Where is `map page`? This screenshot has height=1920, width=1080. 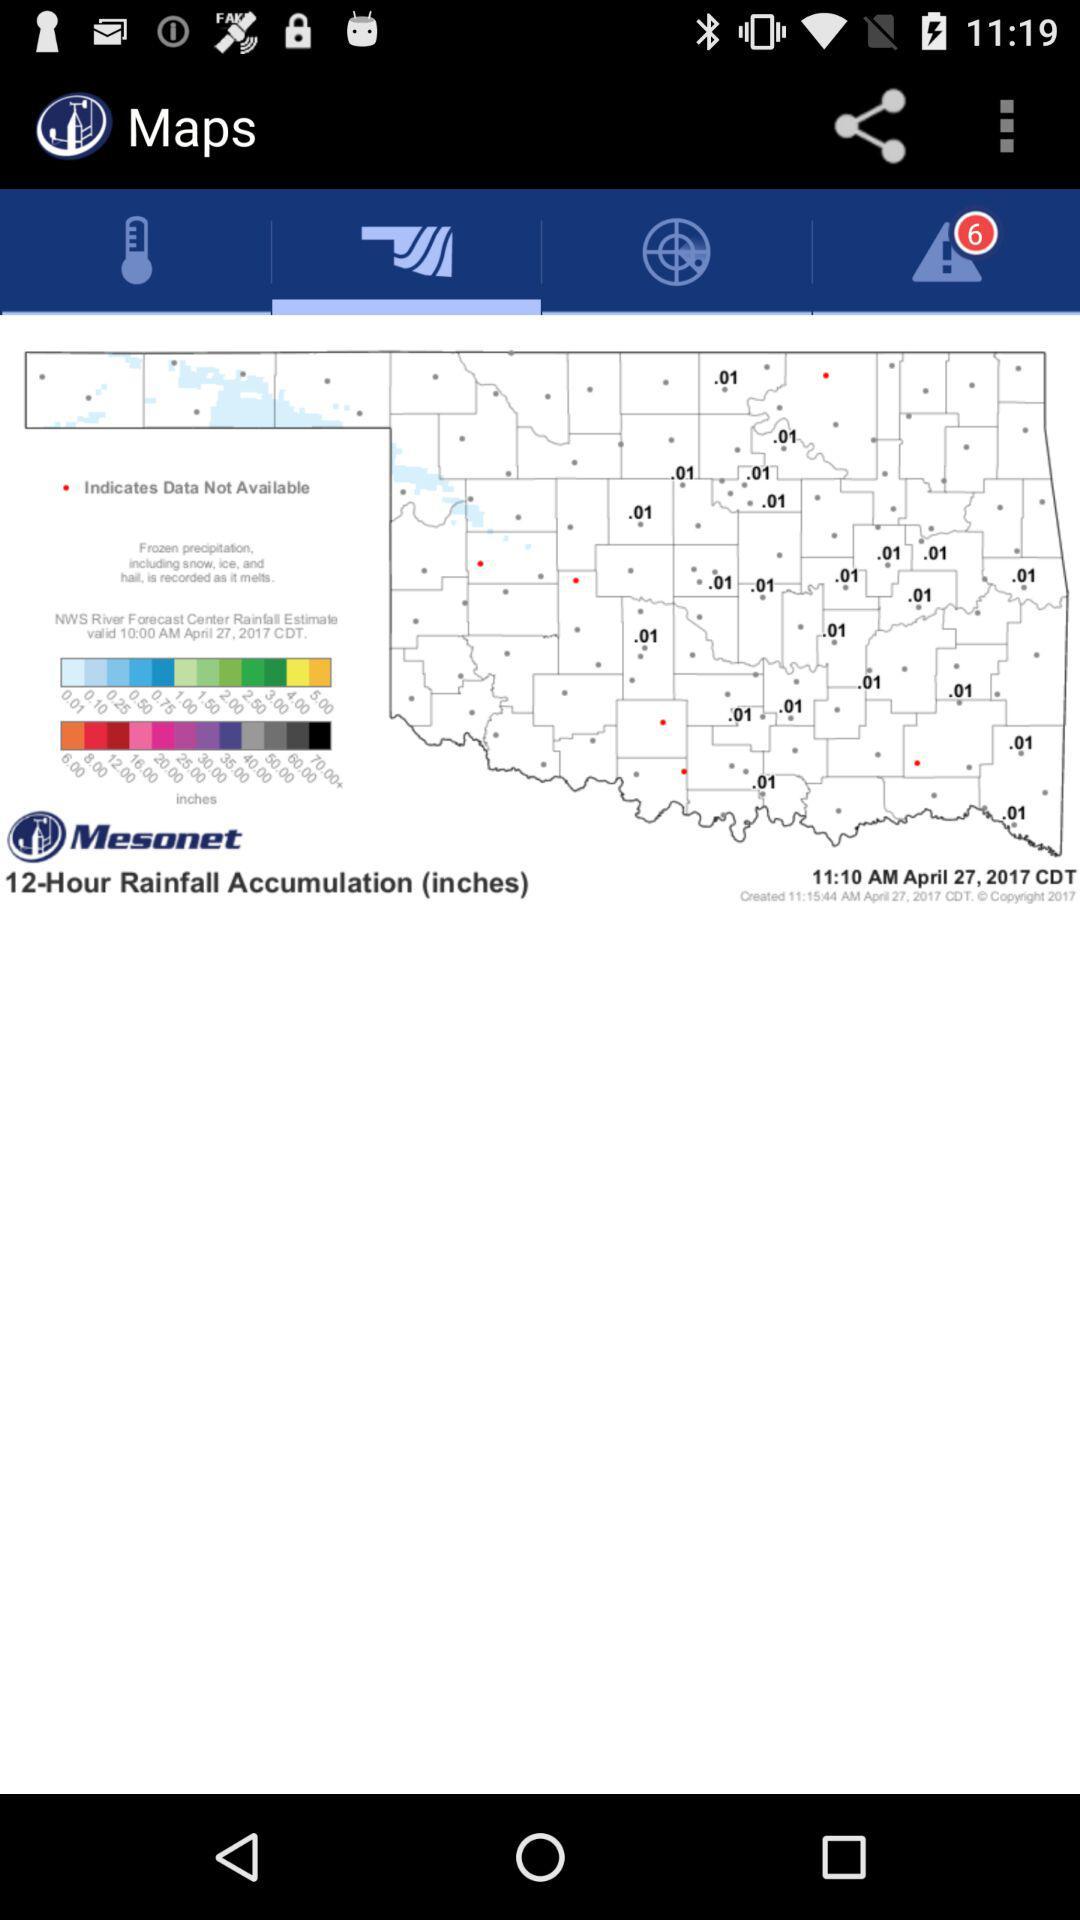 map page is located at coordinates (540, 1053).